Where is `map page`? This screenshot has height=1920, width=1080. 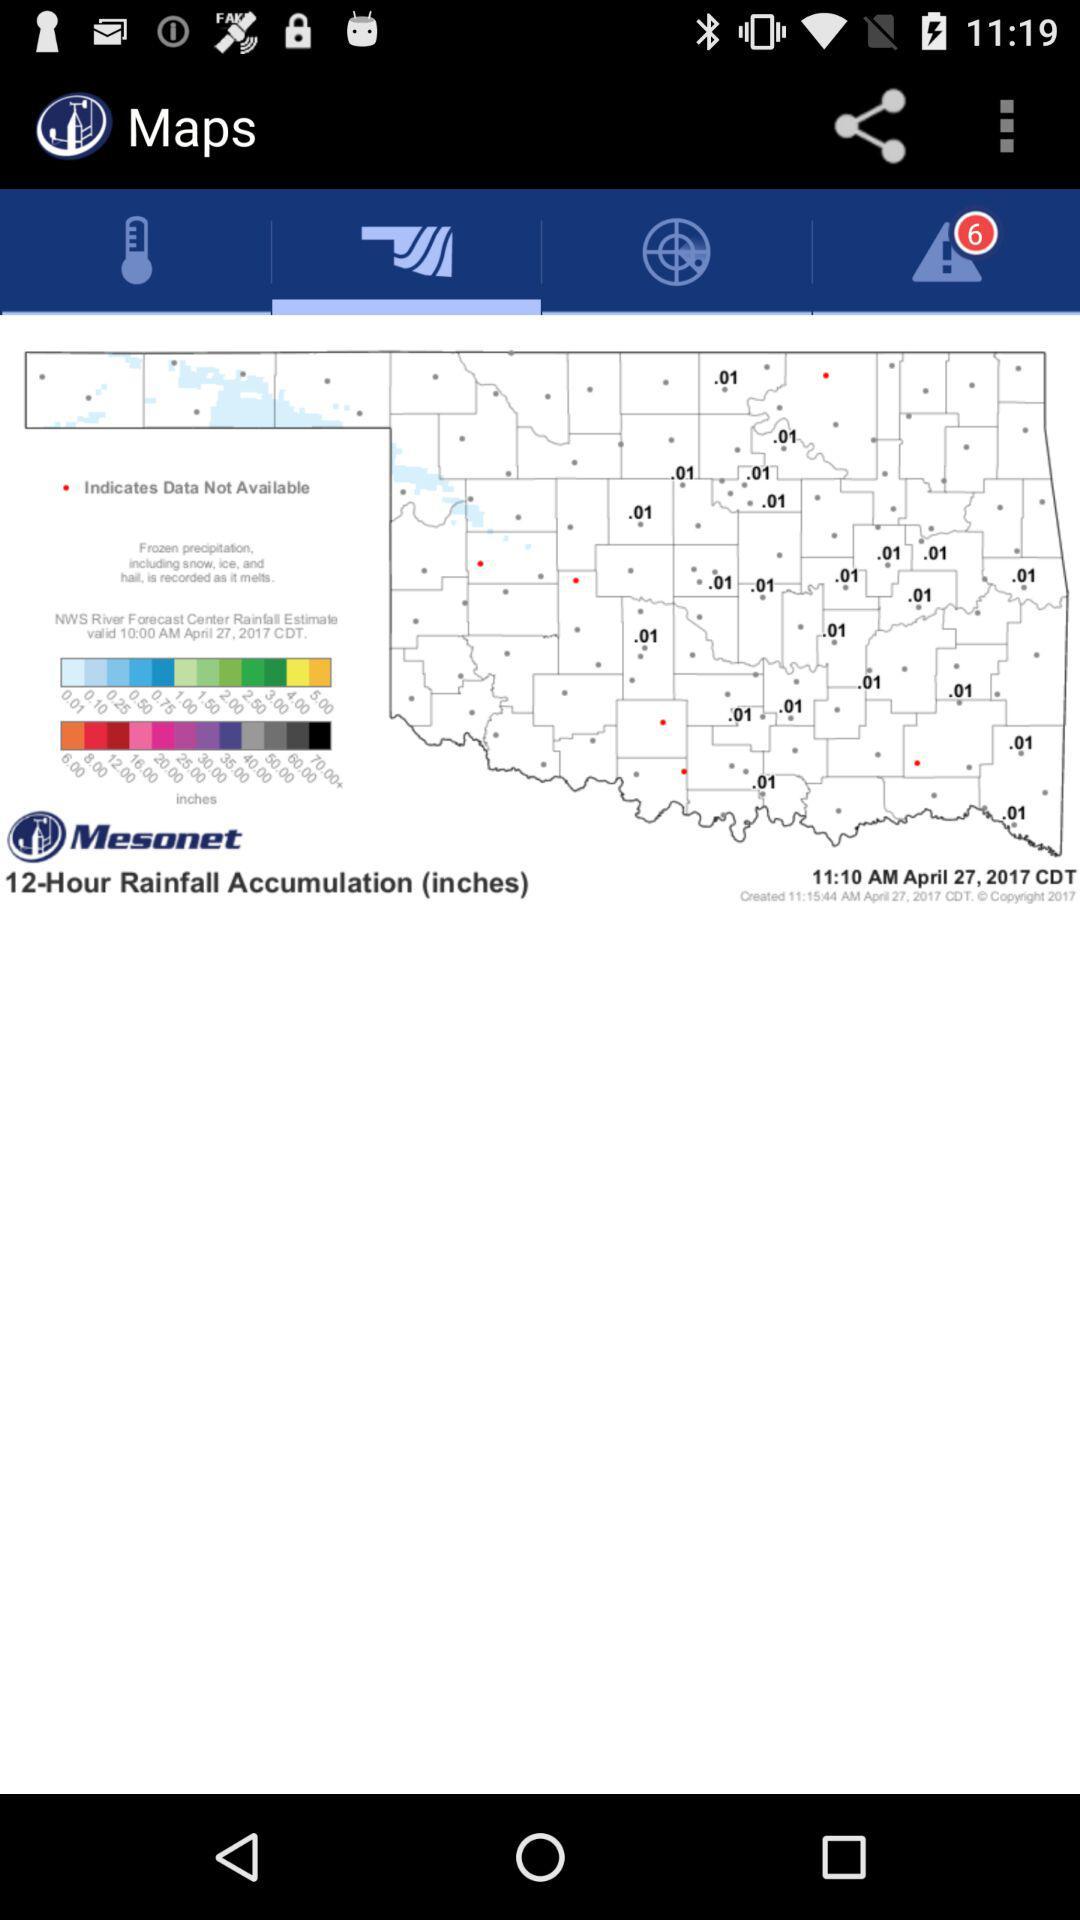 map page is located at coordinates (540, 1053).